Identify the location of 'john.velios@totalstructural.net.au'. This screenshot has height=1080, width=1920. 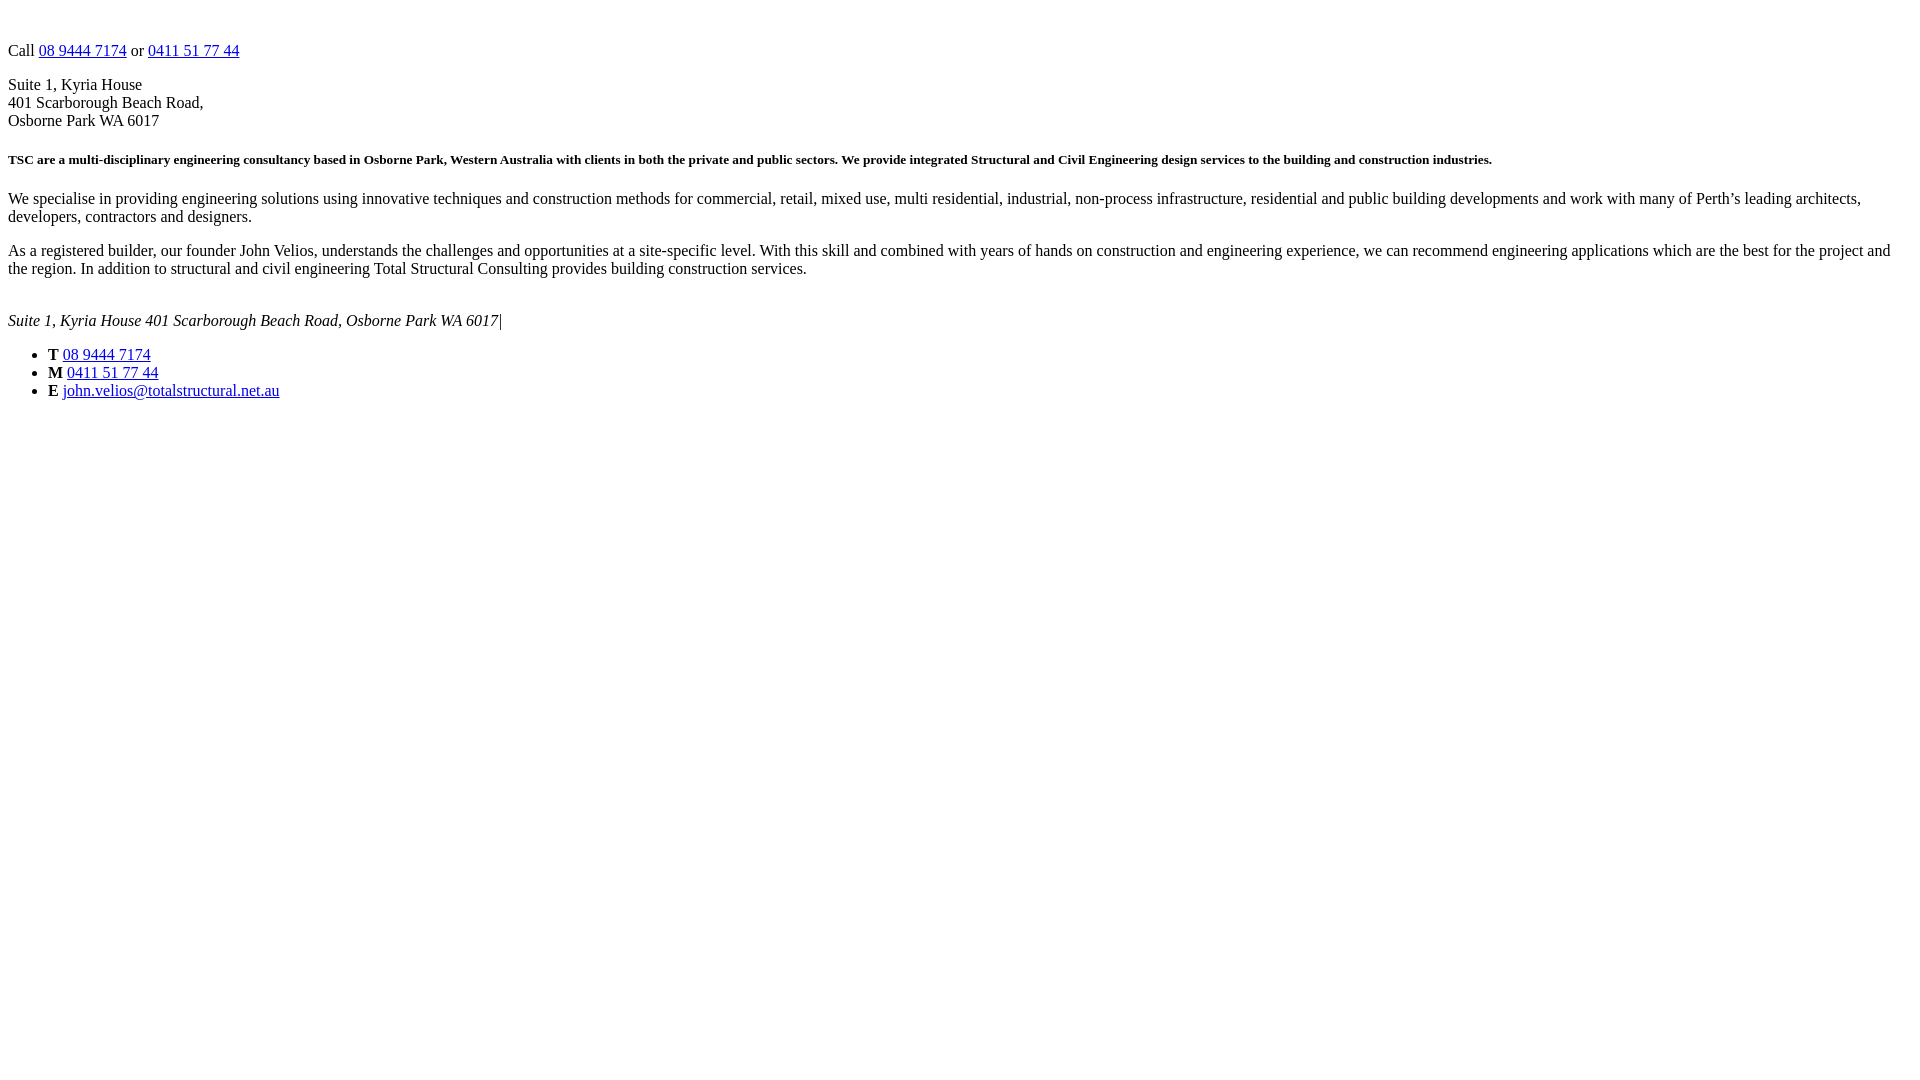
(171, 390).